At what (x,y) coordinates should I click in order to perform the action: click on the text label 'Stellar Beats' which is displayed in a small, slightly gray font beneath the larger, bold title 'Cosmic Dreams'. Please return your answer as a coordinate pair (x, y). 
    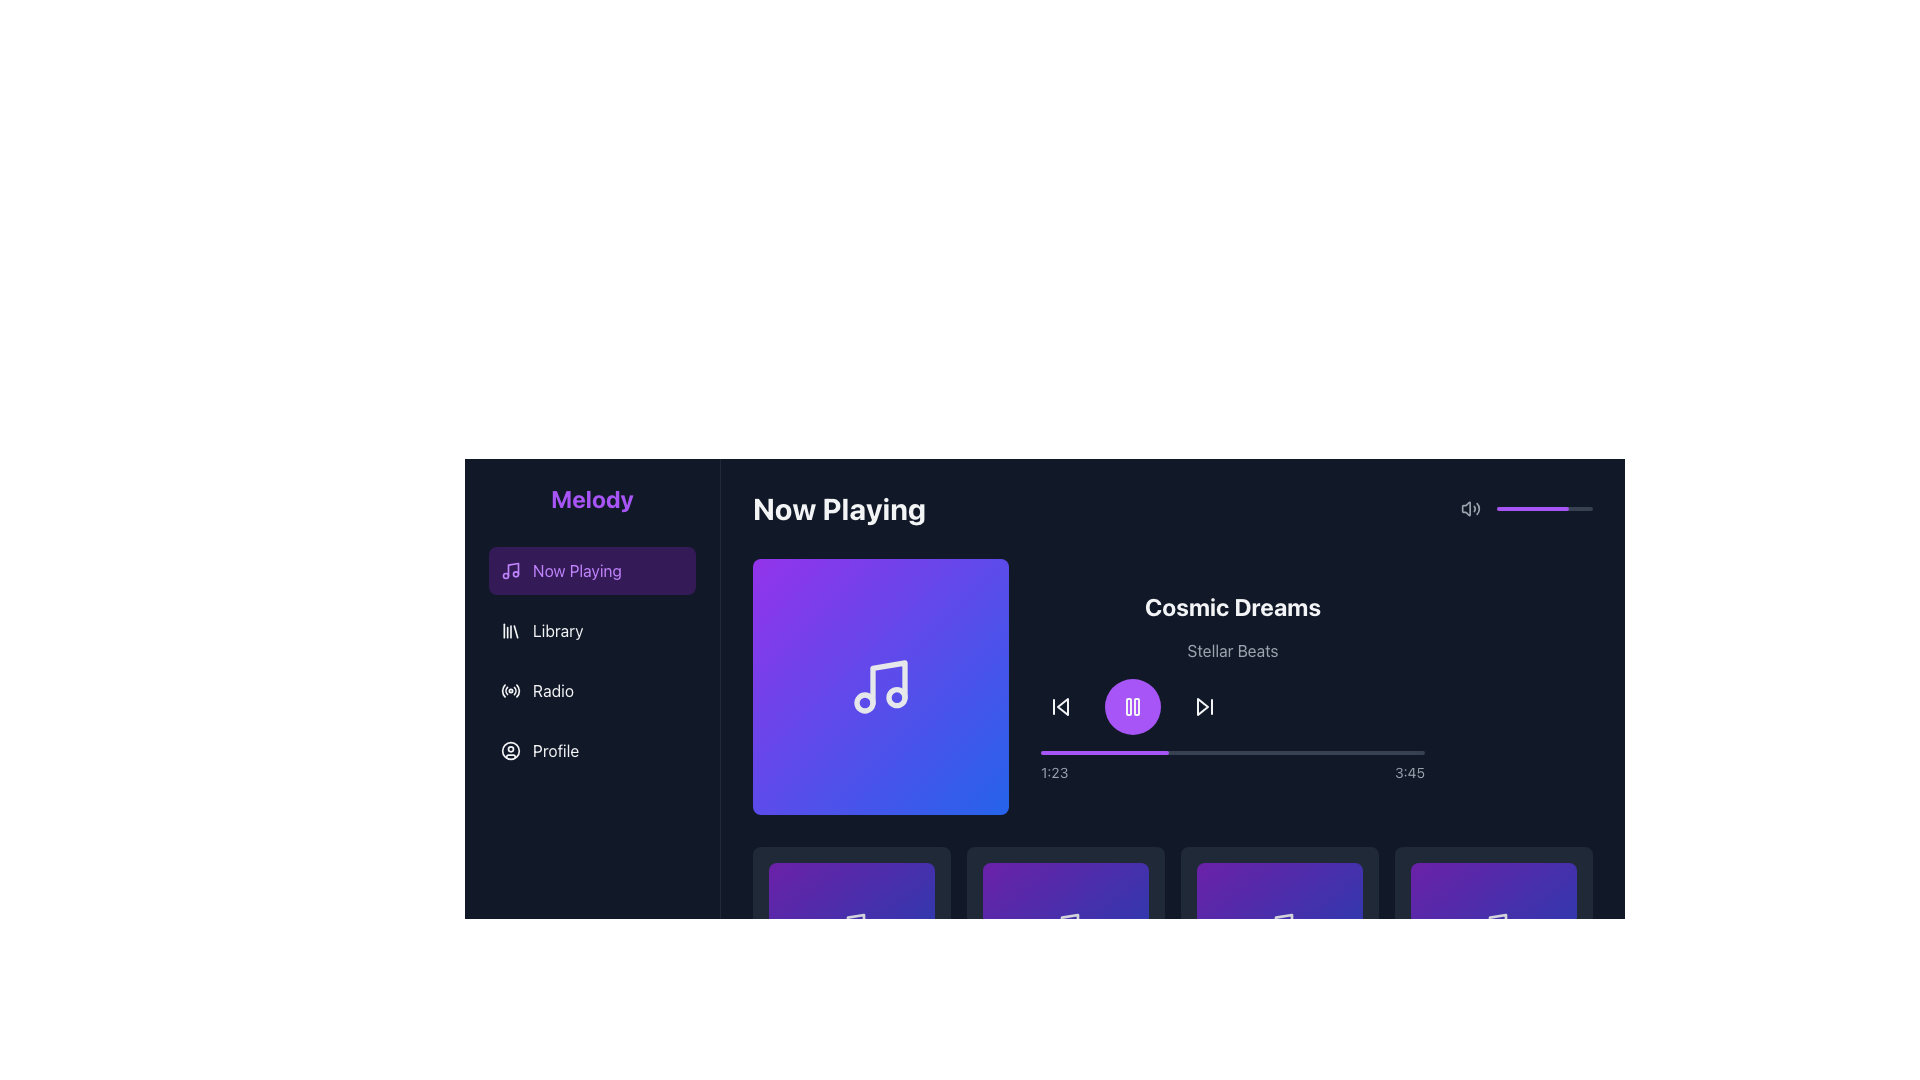
    Looking at the image, I should click on (1232, 651).